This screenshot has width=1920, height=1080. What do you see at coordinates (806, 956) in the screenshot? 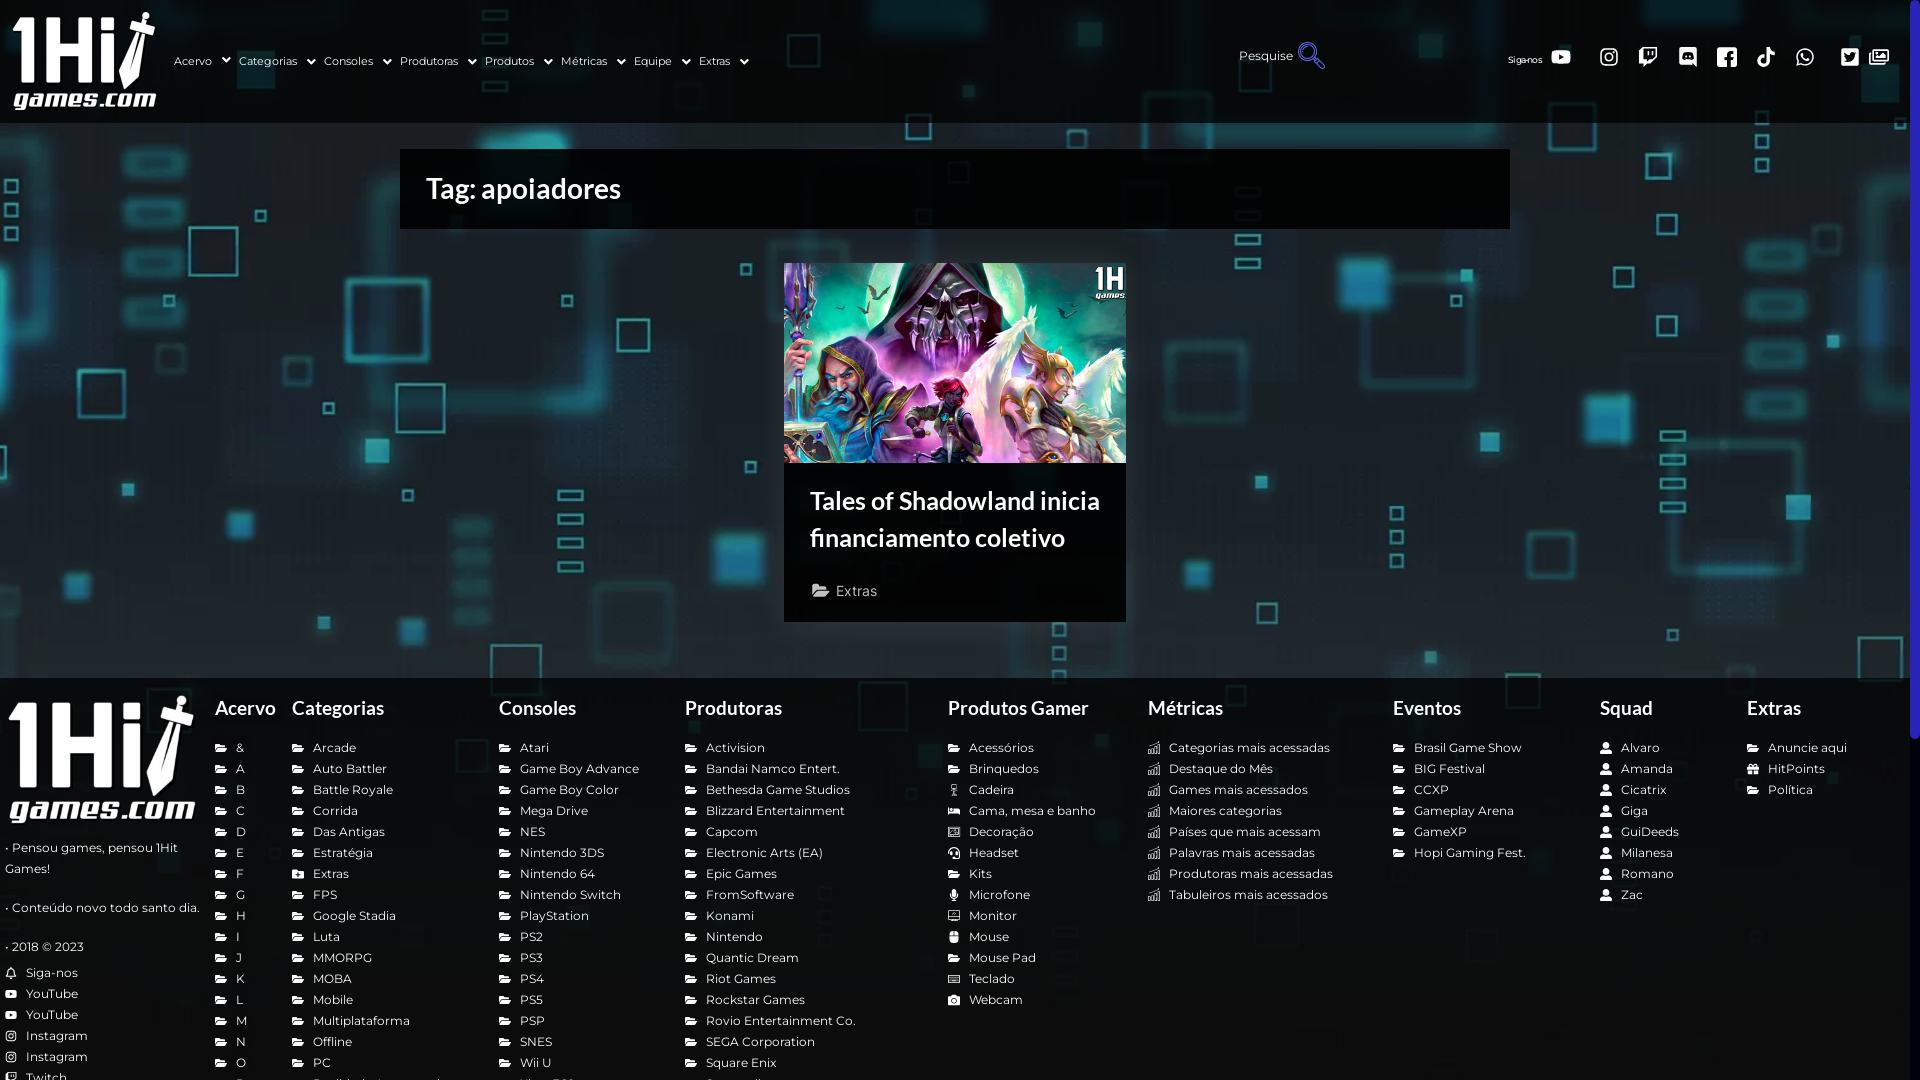
I see `'Quantic Dream'` at bounding box center [806, 956].